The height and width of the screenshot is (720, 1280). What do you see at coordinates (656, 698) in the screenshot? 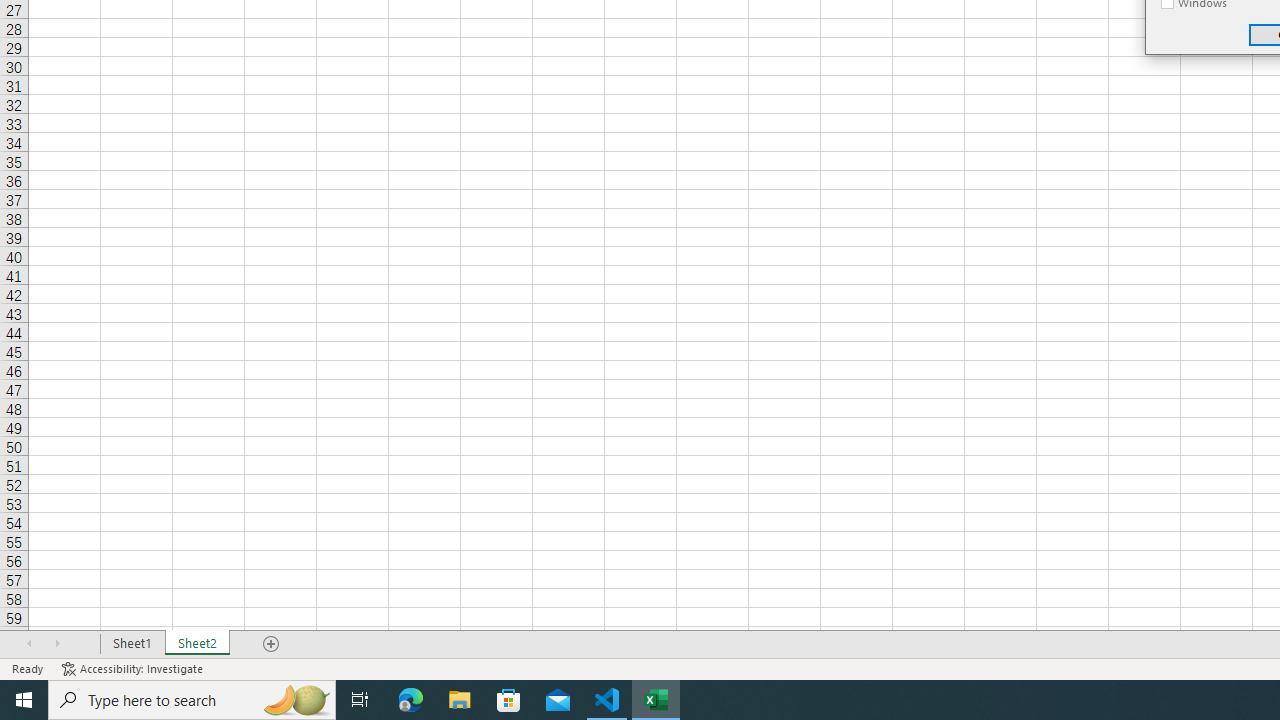
I see `'Excel - 1 running window'` at bounding box center [656, 698].